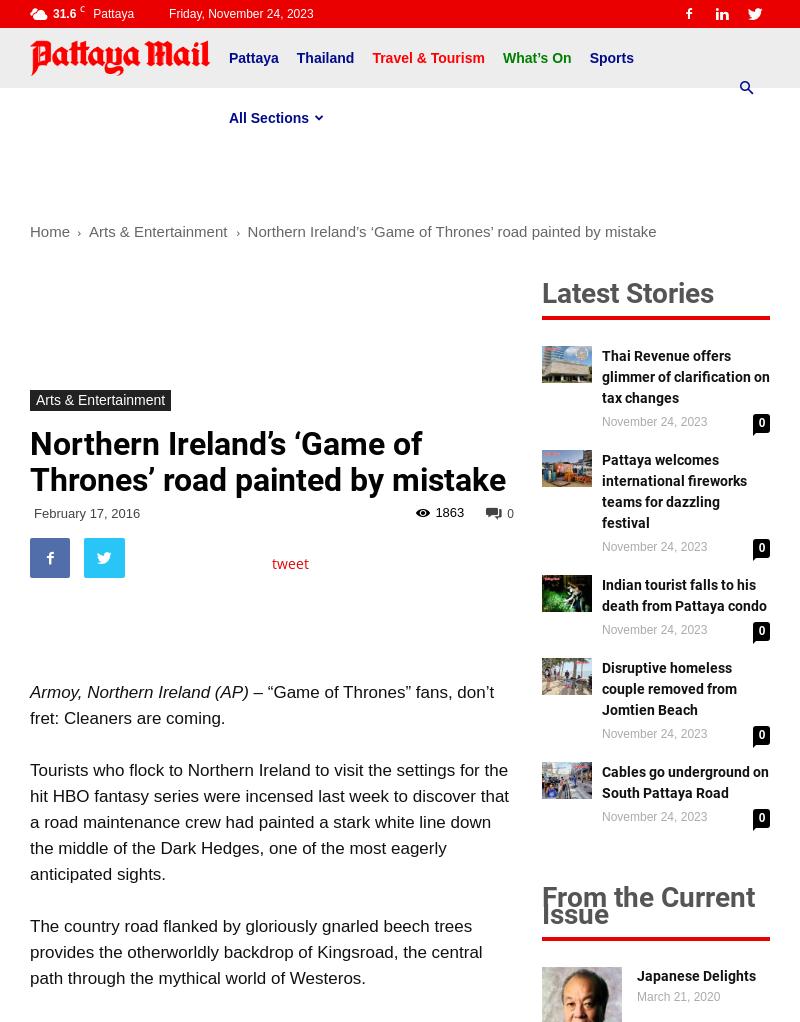 This screenshot has height=1022, width=800. What do you see at coordinates (290, 563) in the screenshot?
I see `'tweet'` at bounding box center [290, 563].